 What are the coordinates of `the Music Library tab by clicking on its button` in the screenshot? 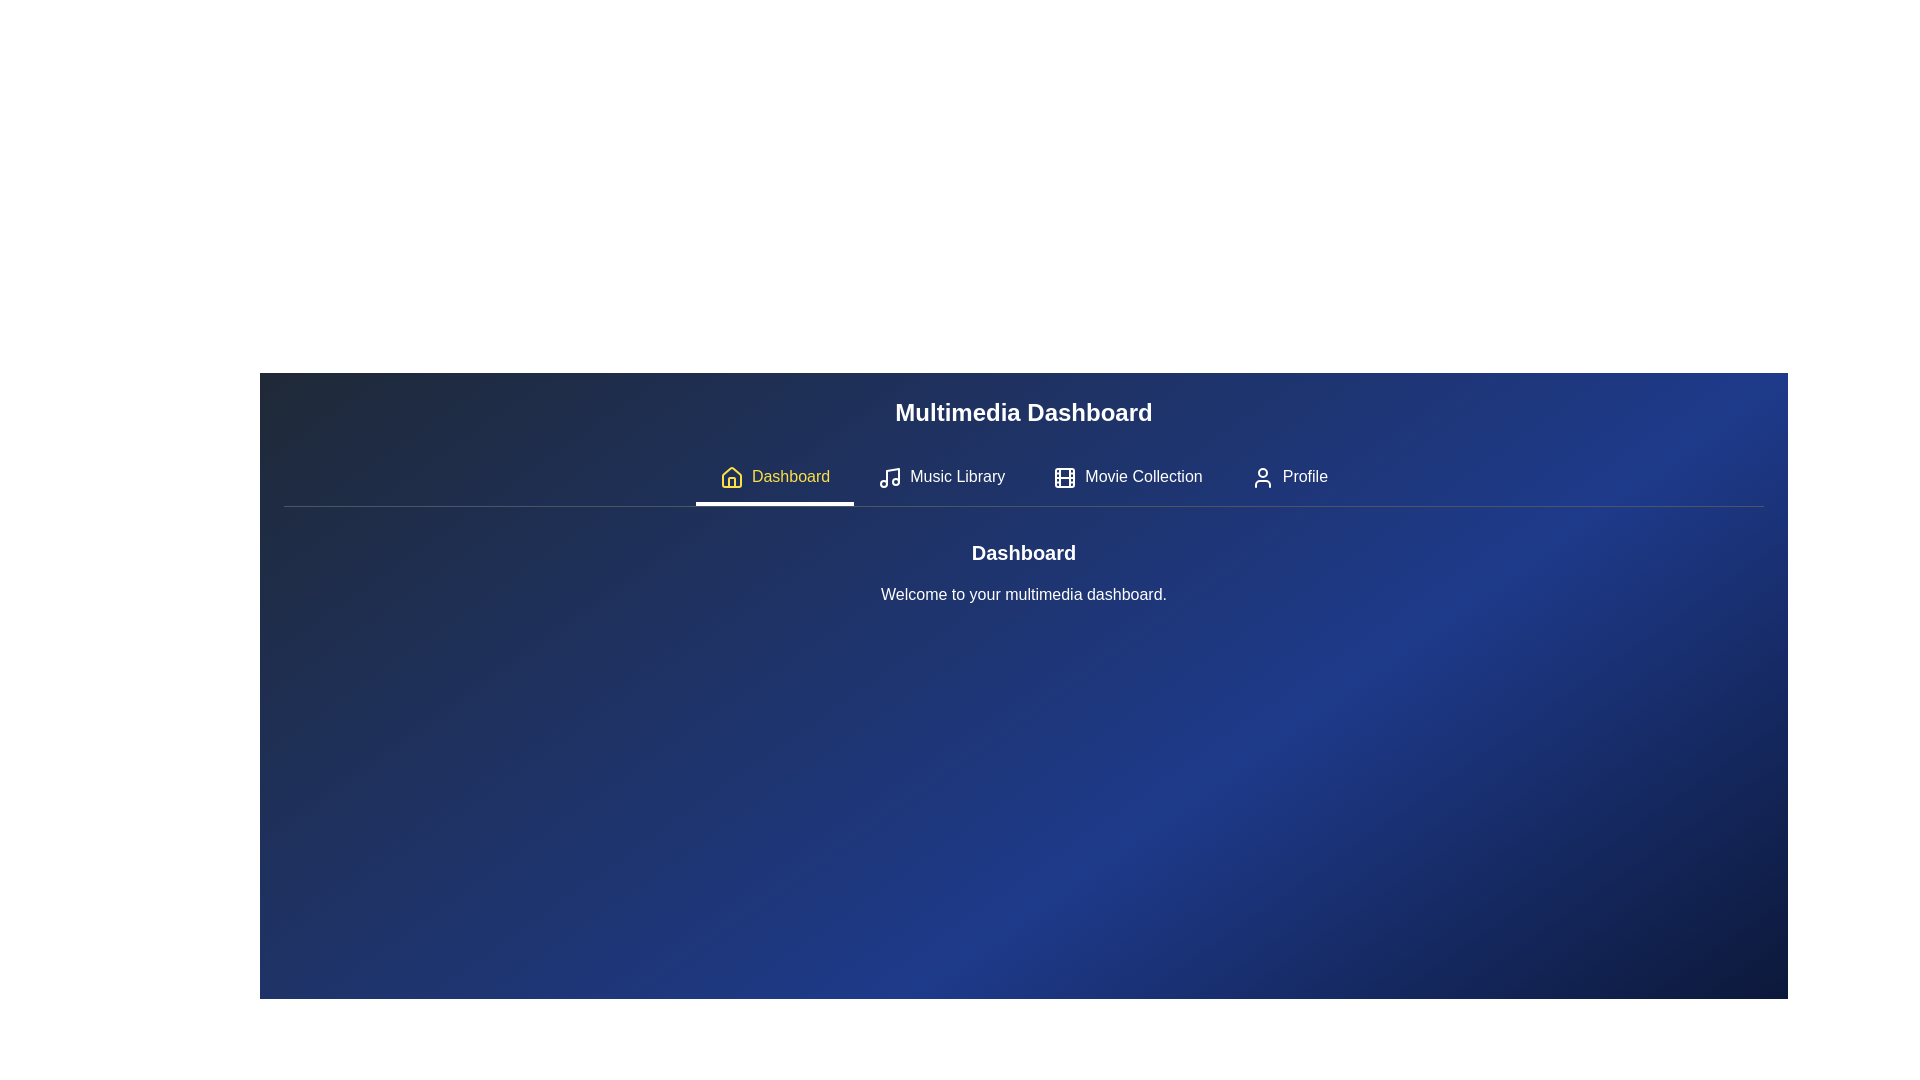 It's located at (940, 479).